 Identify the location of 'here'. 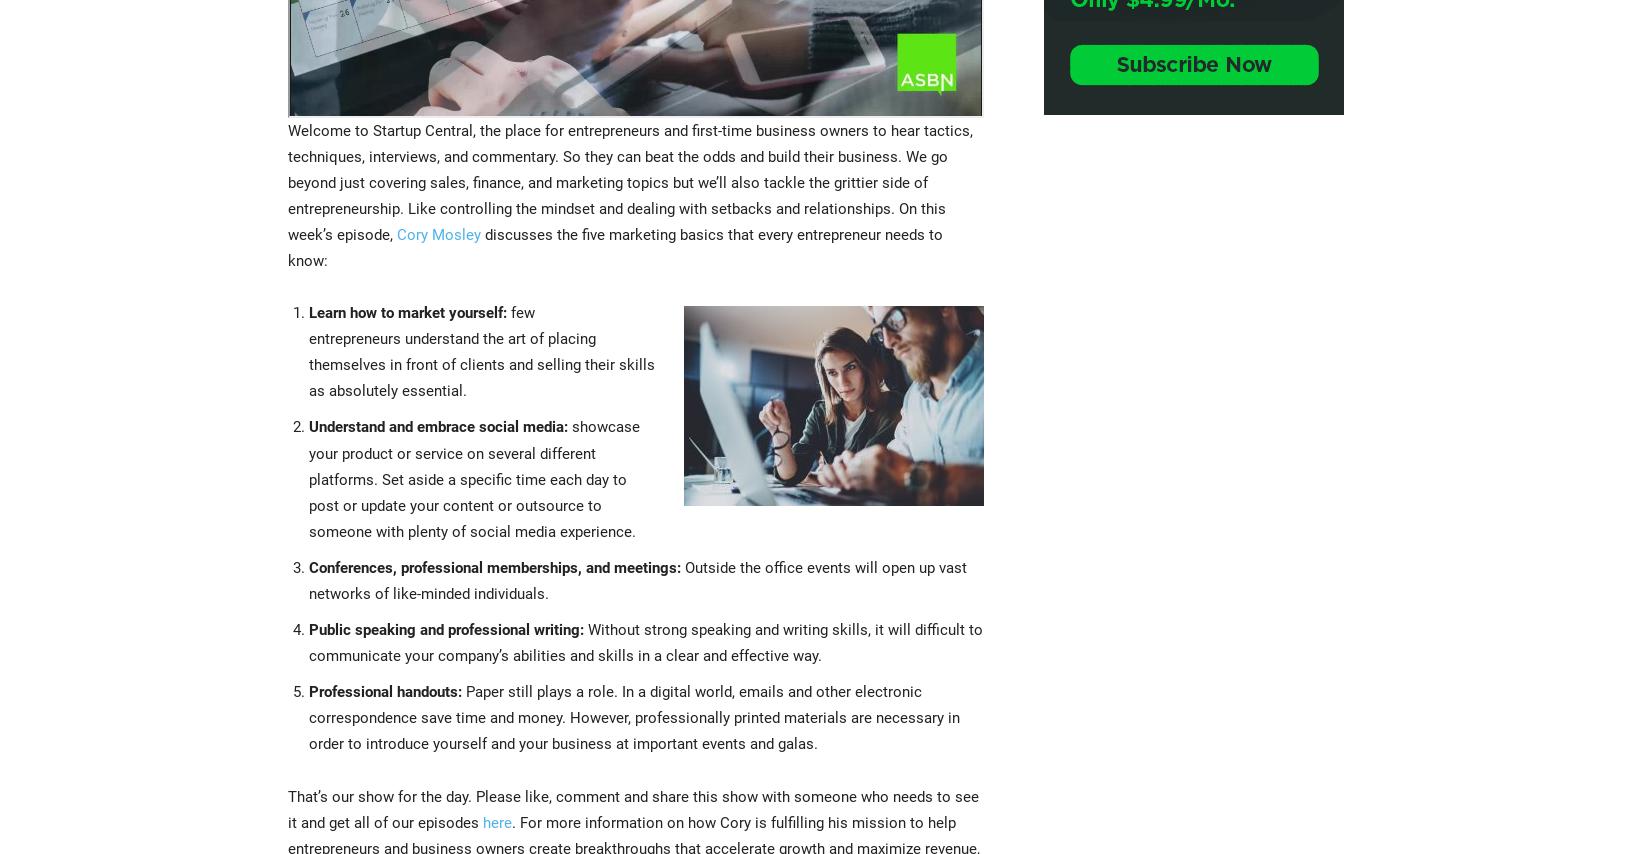
(479, 820).